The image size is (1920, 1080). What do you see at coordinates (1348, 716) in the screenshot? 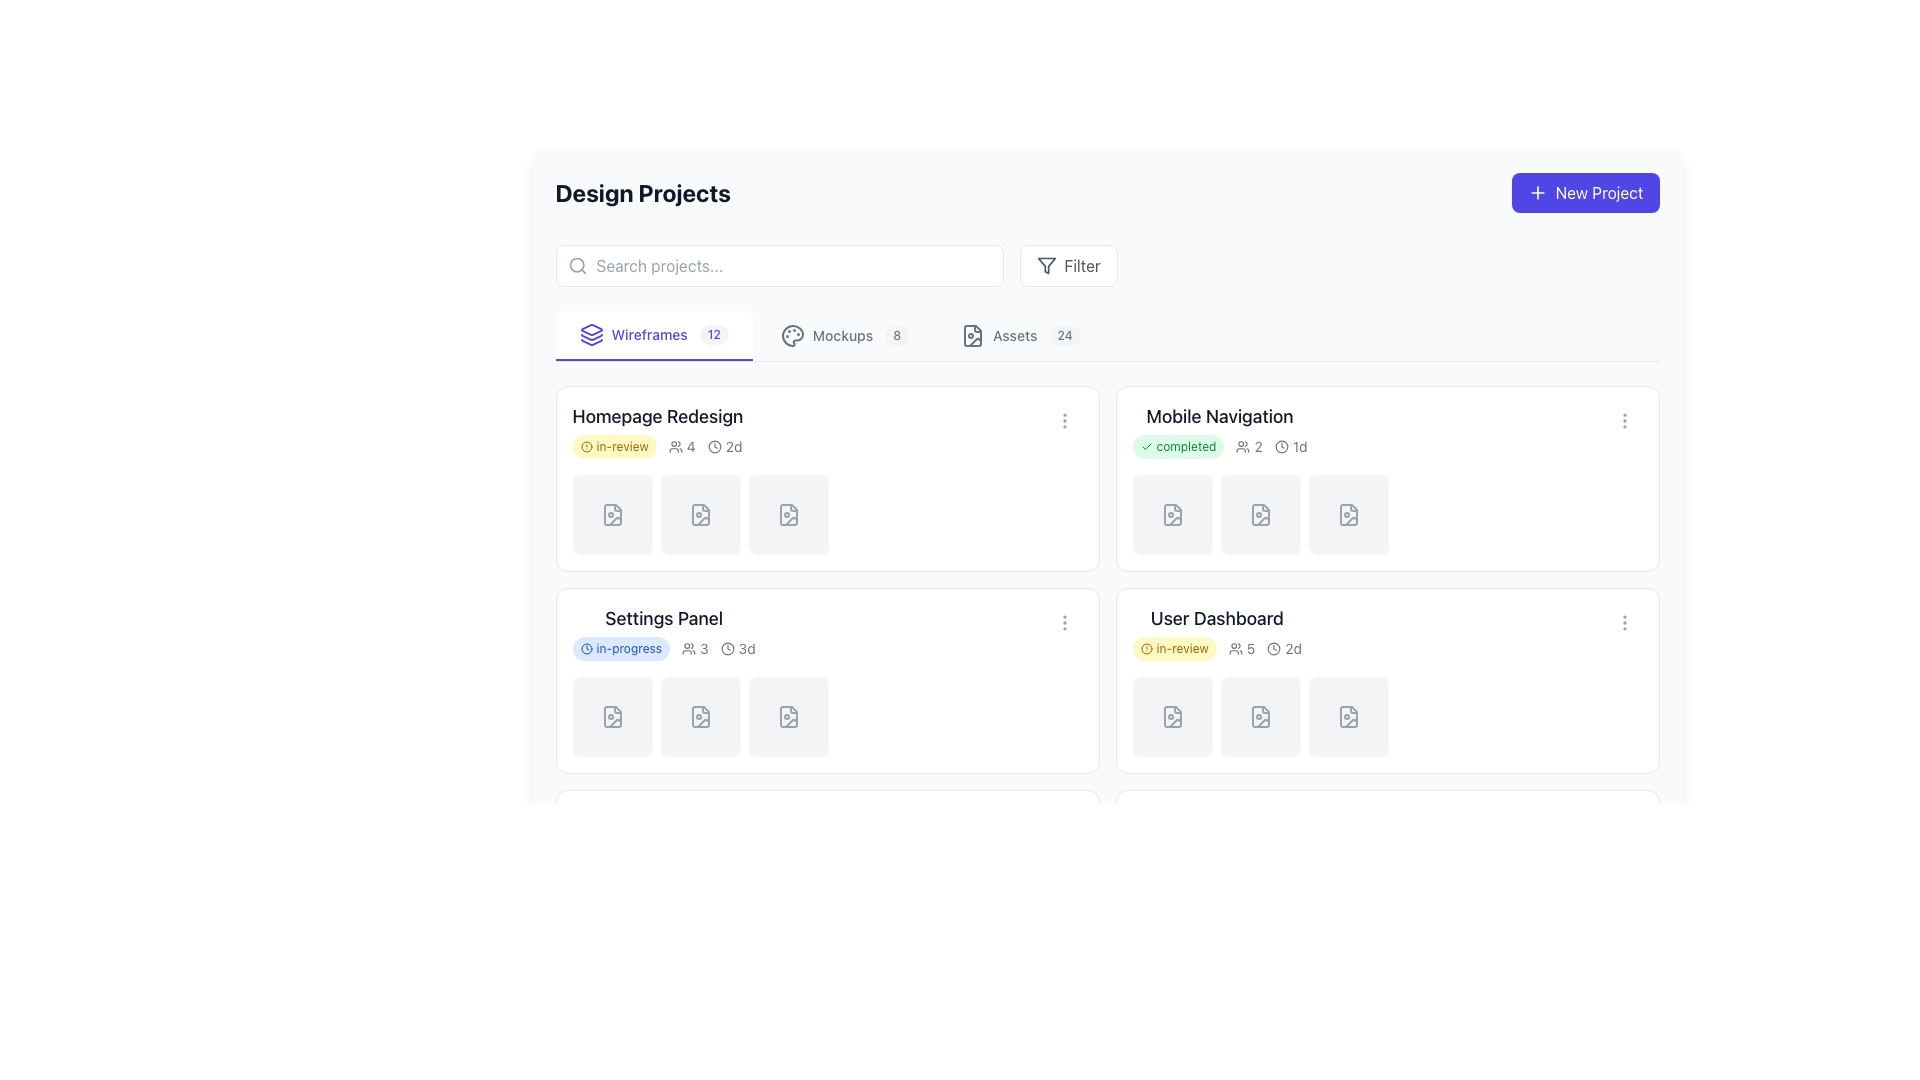
I see `the SVG Icon representing an image file within the 'User Dashboard' located in the fourth slot at the bottom right of the card` at bounding box center [1348, 716].